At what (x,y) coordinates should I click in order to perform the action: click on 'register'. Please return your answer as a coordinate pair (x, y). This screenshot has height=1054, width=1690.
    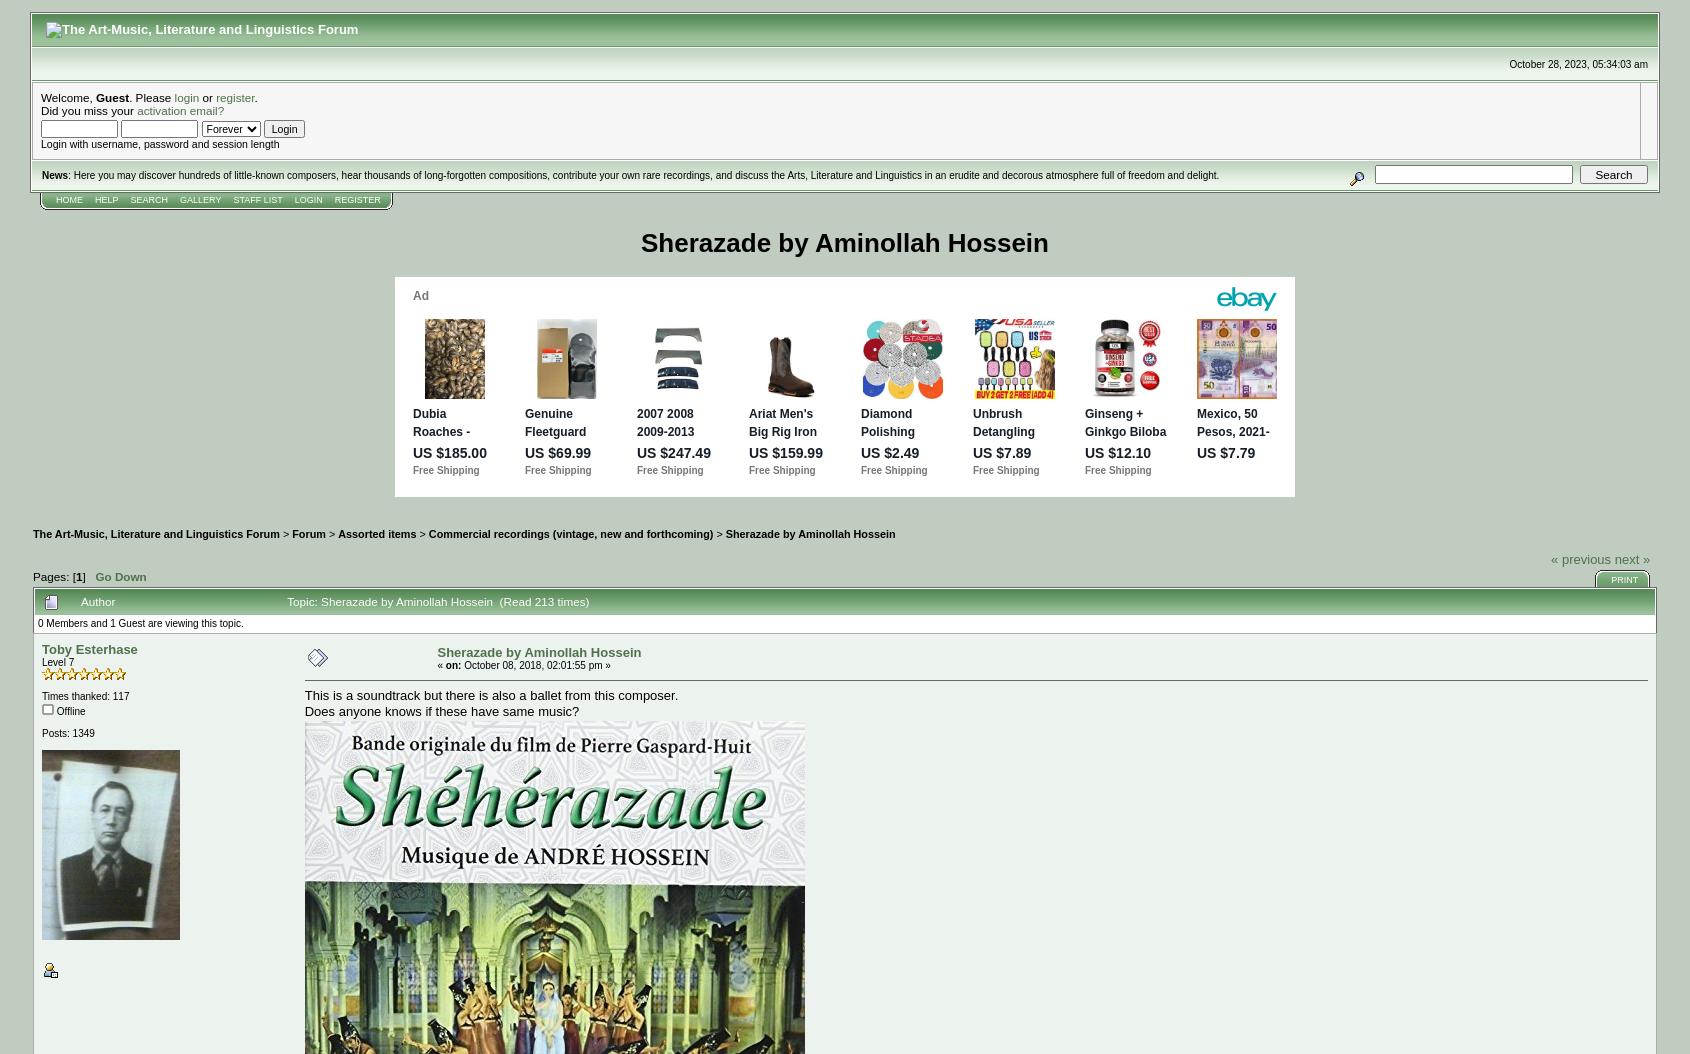
    Looking at the image, I should click on (234, 96).